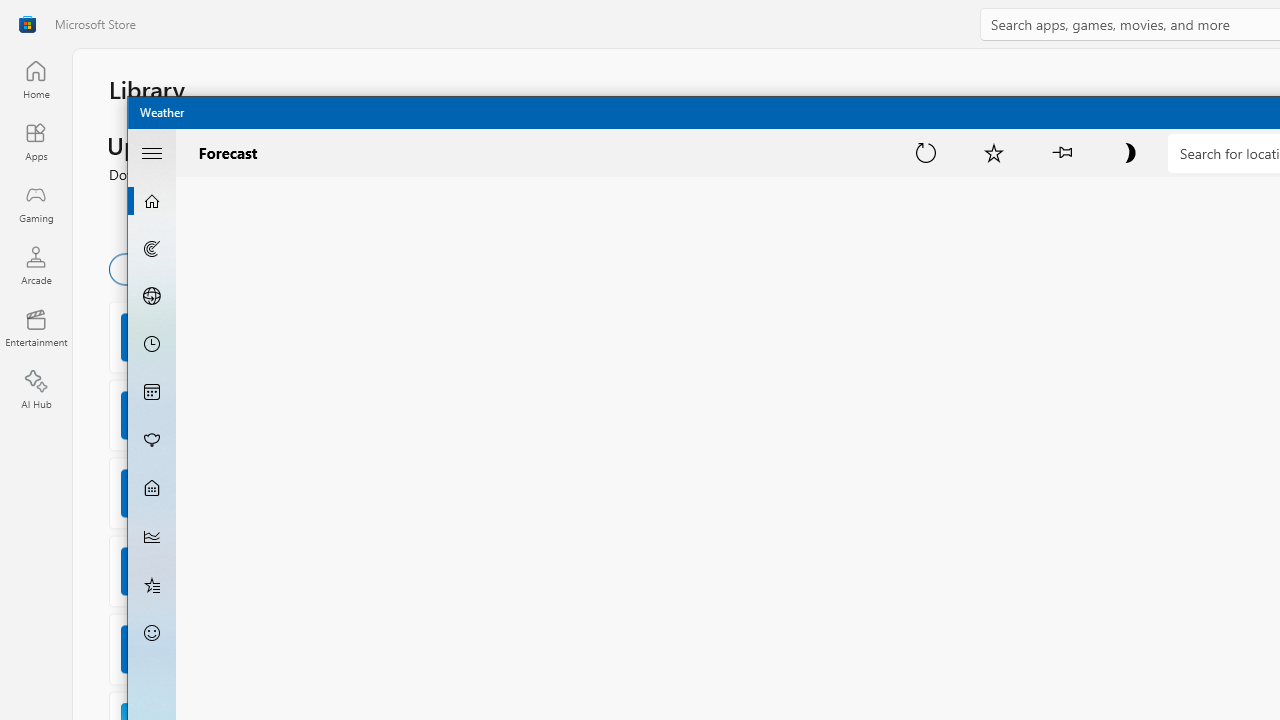  What do you see at coordinates (35, 78) in the screenshot?
I see `'Home'` at bounding box center [35, 78].